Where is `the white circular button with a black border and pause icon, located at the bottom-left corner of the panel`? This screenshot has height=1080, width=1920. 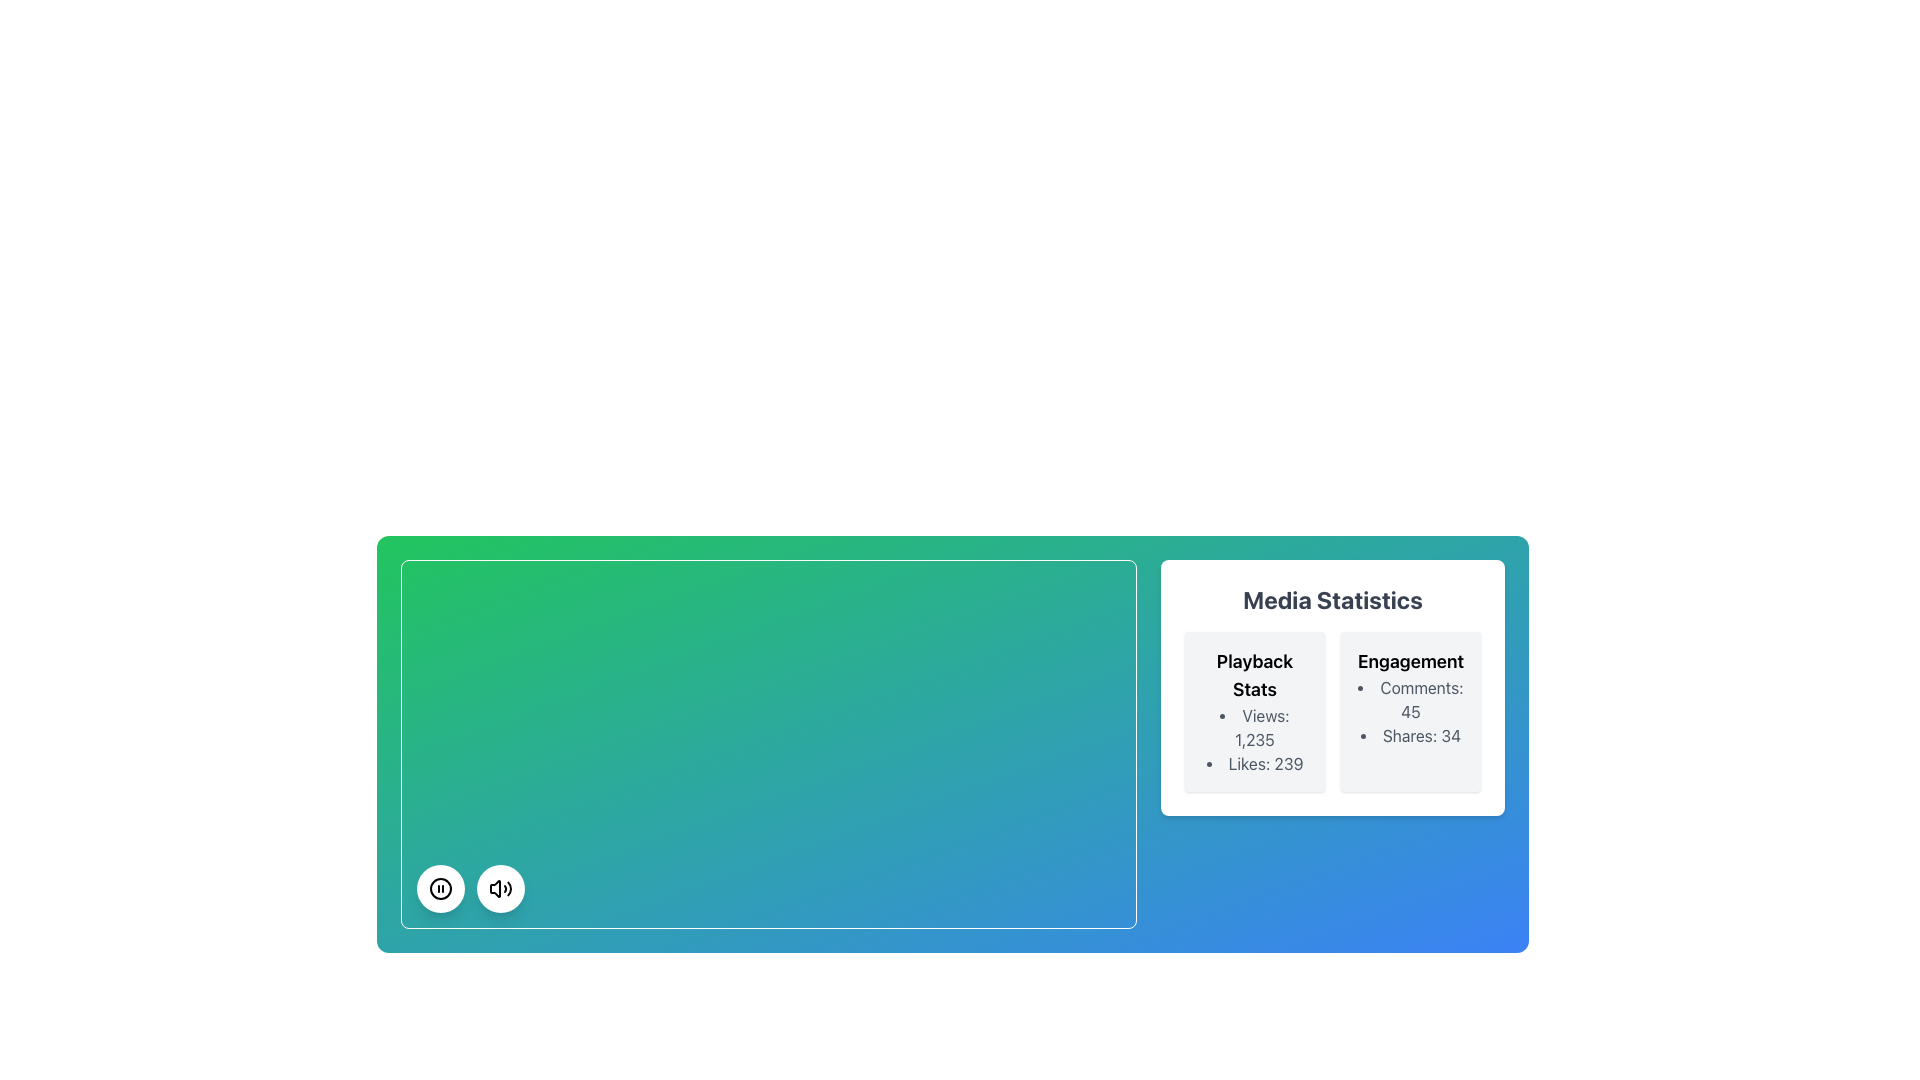 the white circular button with a black border and pause icon, located at the bottom-left corner of the panel is located at coordinates (440, 887).